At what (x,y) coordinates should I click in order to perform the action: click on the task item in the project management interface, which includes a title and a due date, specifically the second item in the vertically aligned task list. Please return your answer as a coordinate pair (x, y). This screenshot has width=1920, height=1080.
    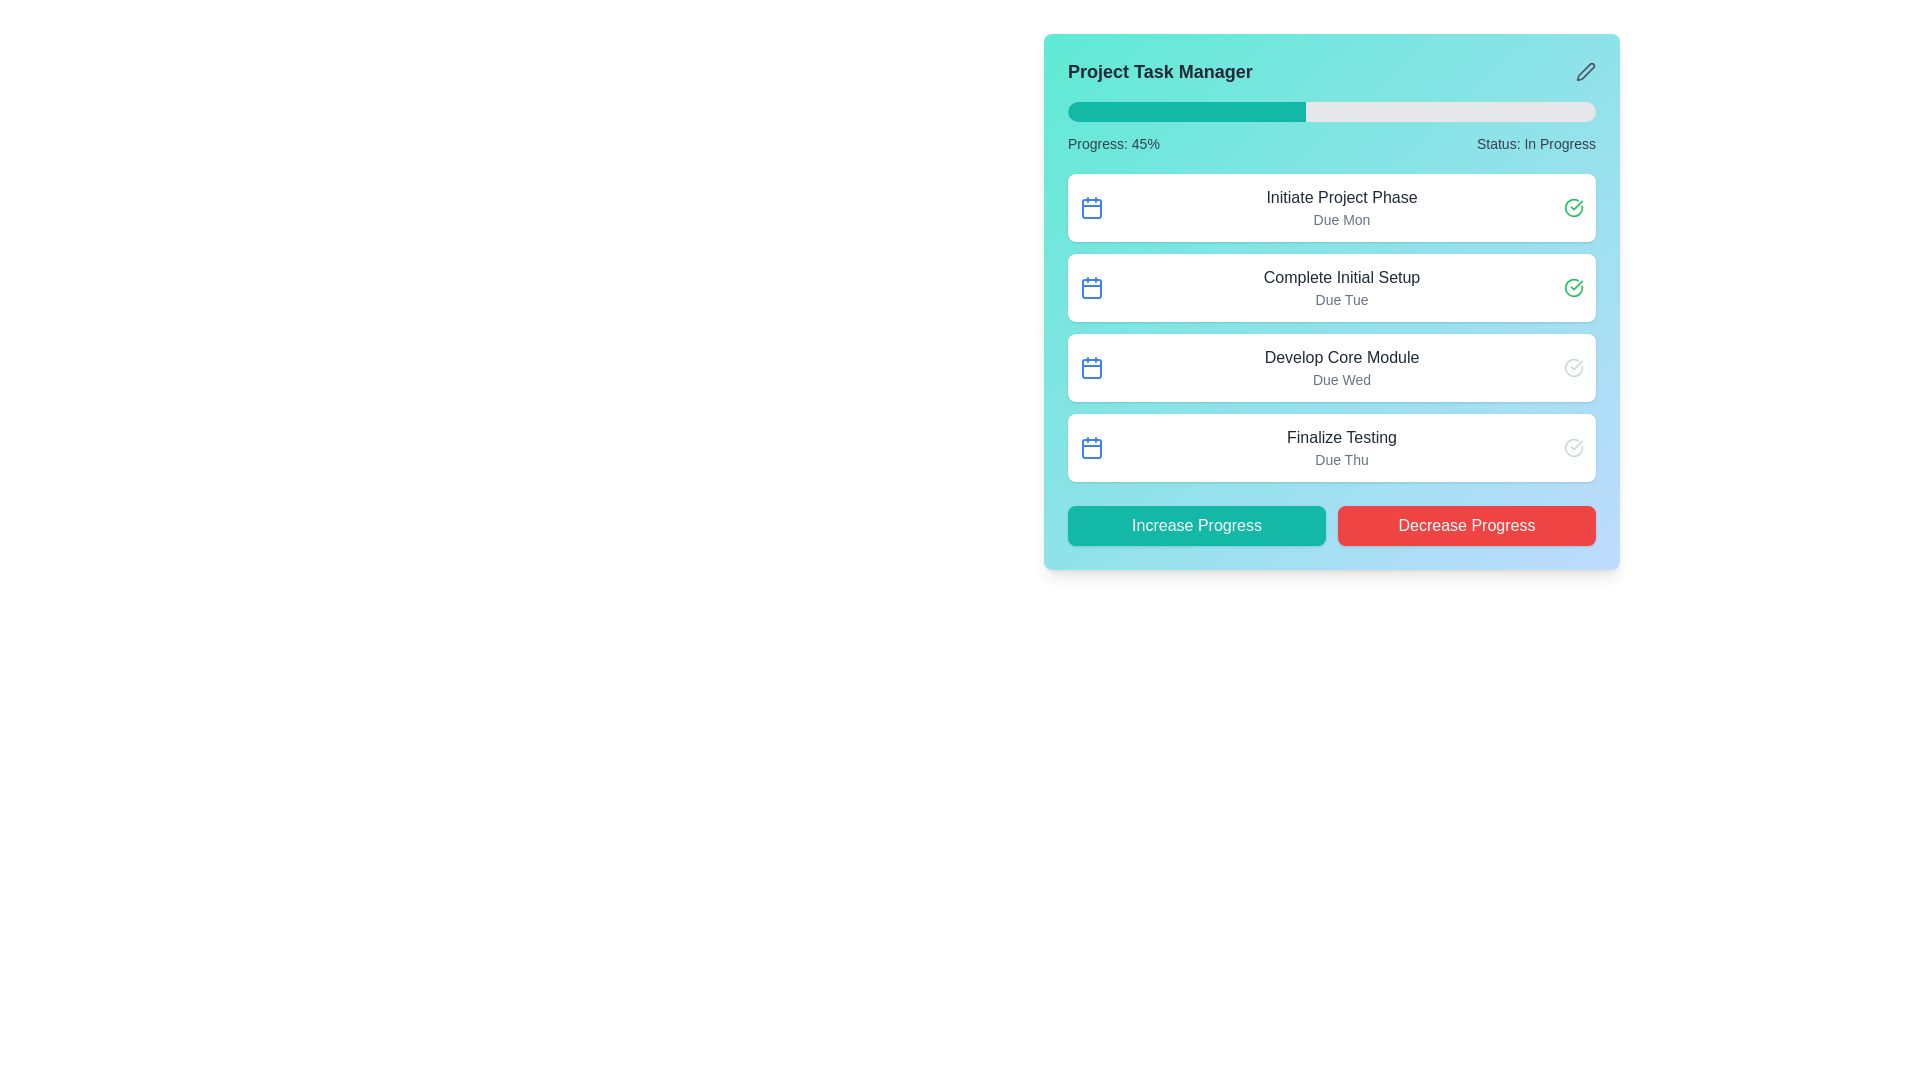
    Looking at the image, I should click on (1342, 288).